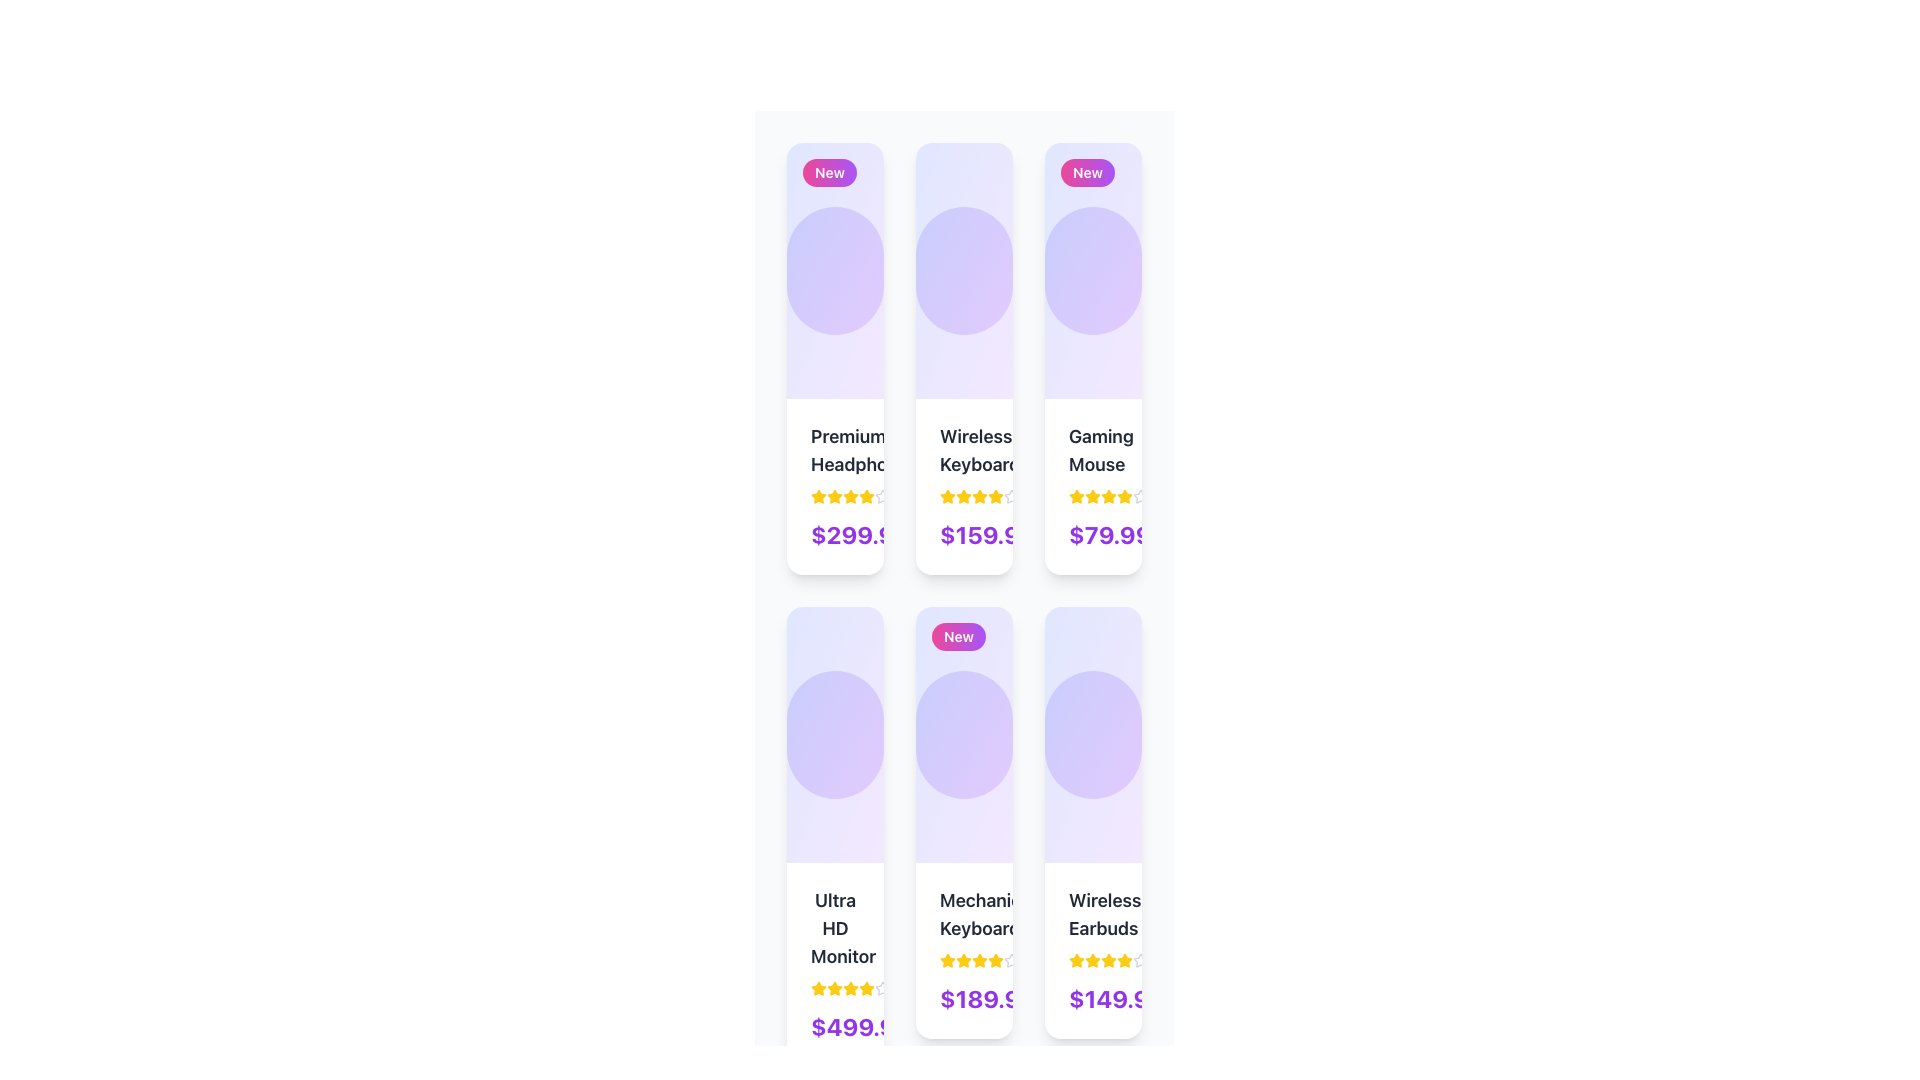 This screenshot has width=1920, height=1080. What do you see at coordinates (964, 914) in the screenshot?
I see `the 'Mechanical Keyboard' text label, which is a bold and larger font element located centrally in the lower portion of the second card in the bottom row of the grid layout` at bounding box center [964, 914].